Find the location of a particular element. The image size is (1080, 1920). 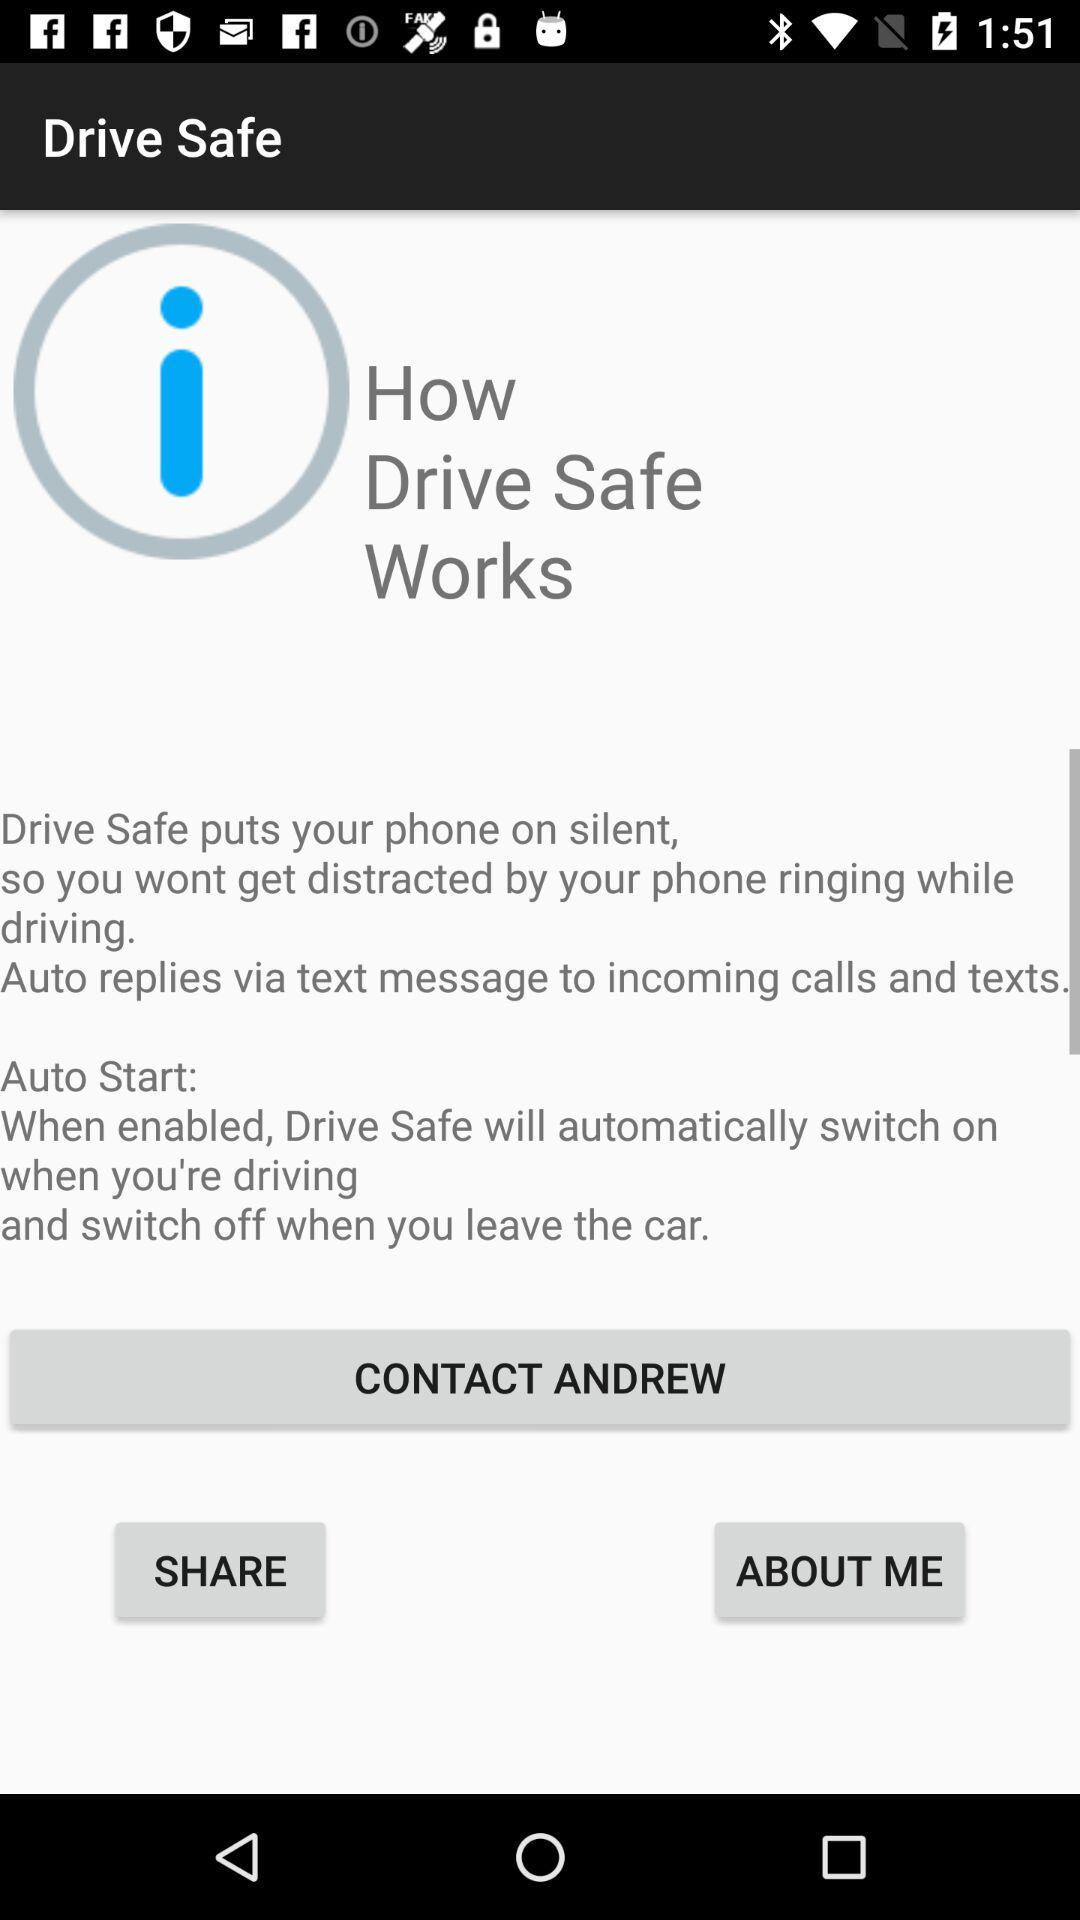

the item to the right of share is located at coordinates (839, 1568).